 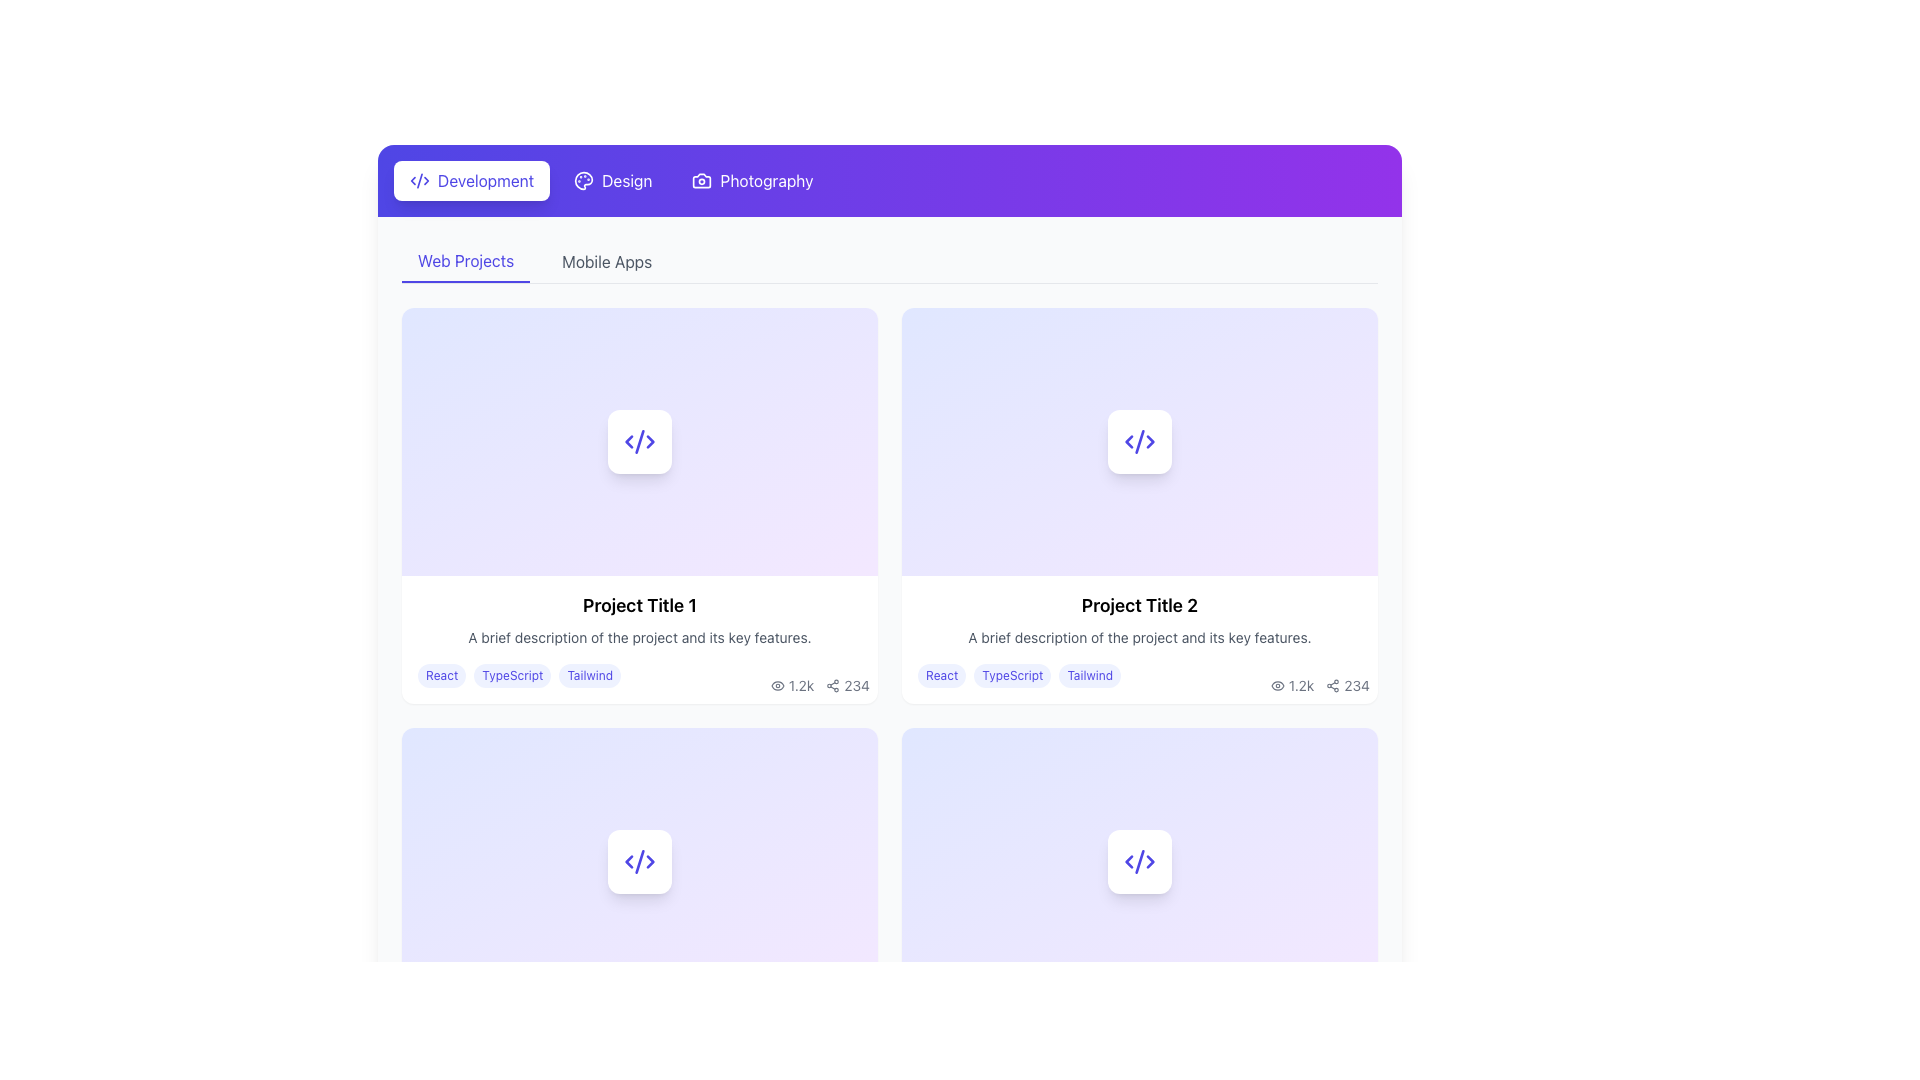 I want to click on the SVG graphic icon representing the coding or XML-related theme of 'Project Title 1', located in the top-left area of the grid layout, so click(x=638, y=439).